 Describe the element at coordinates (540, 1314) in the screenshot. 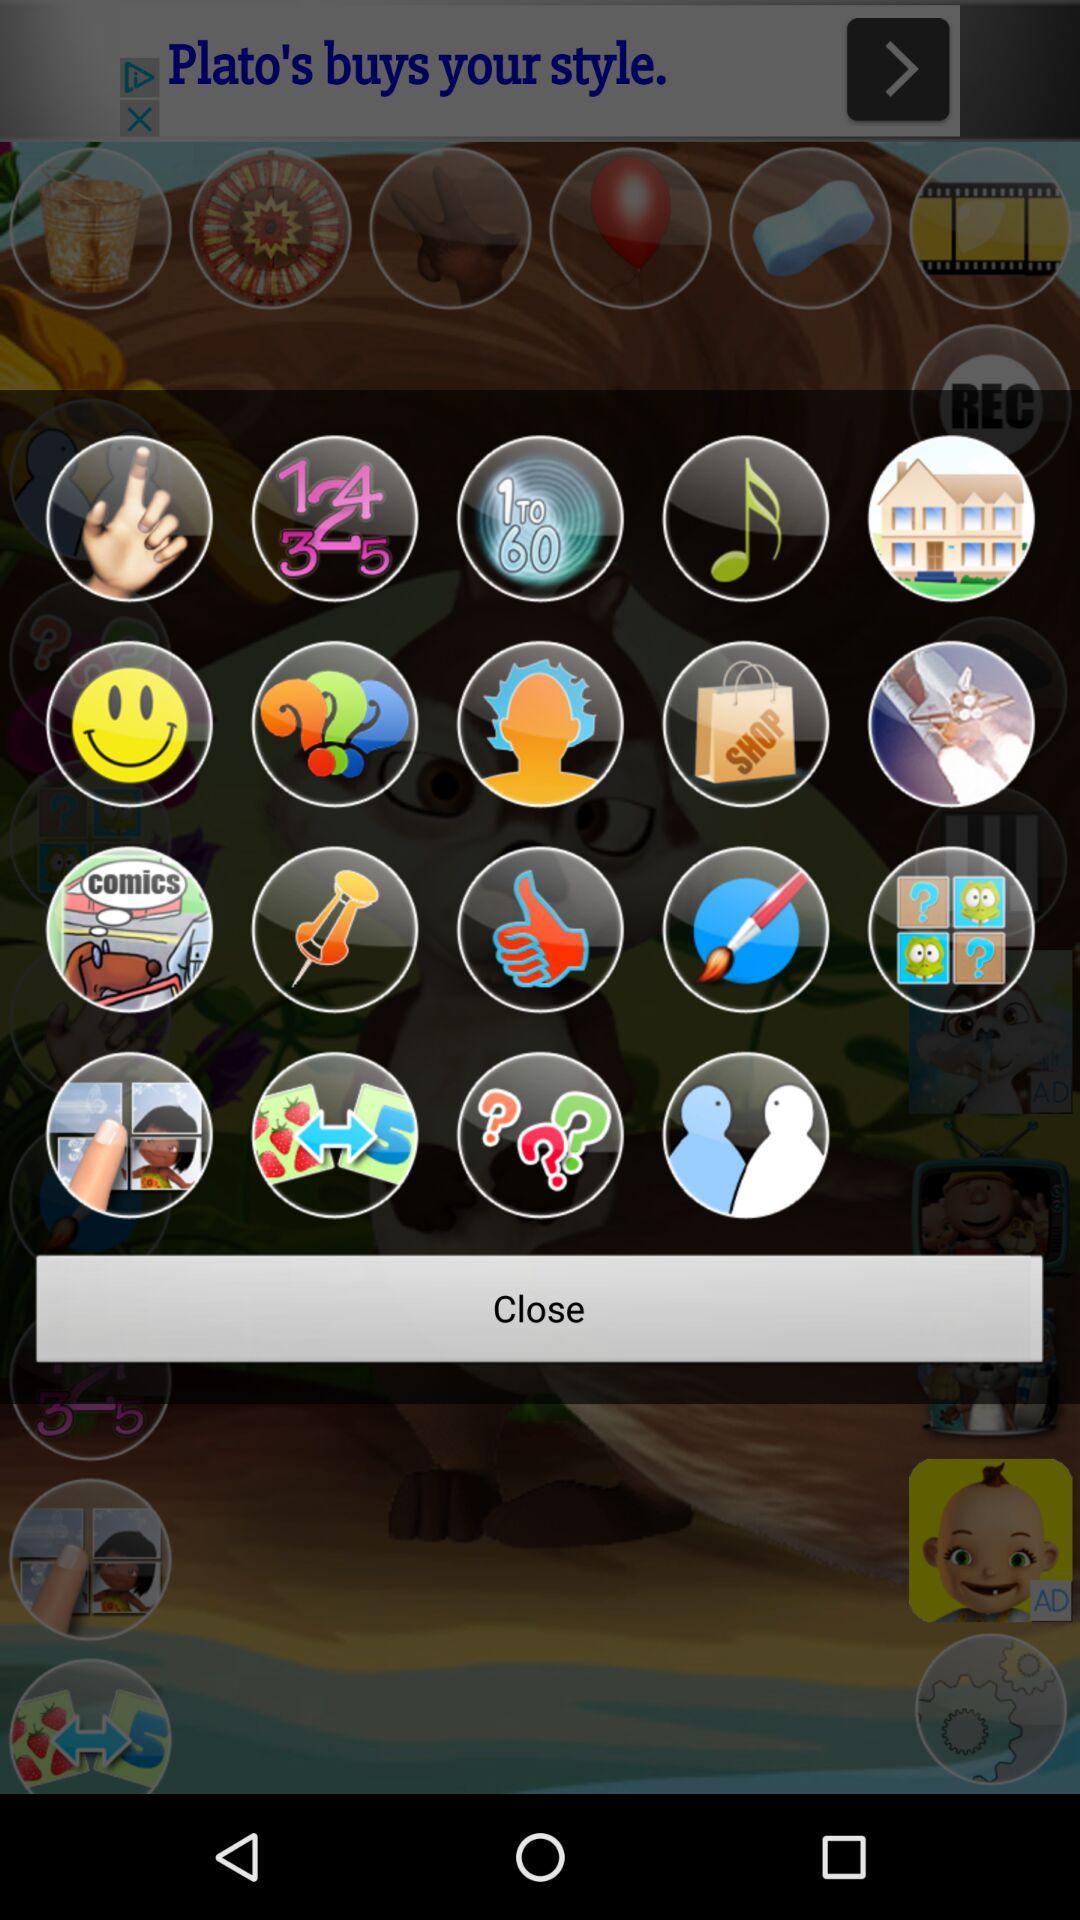

I see `the close at the bottom` at that location.